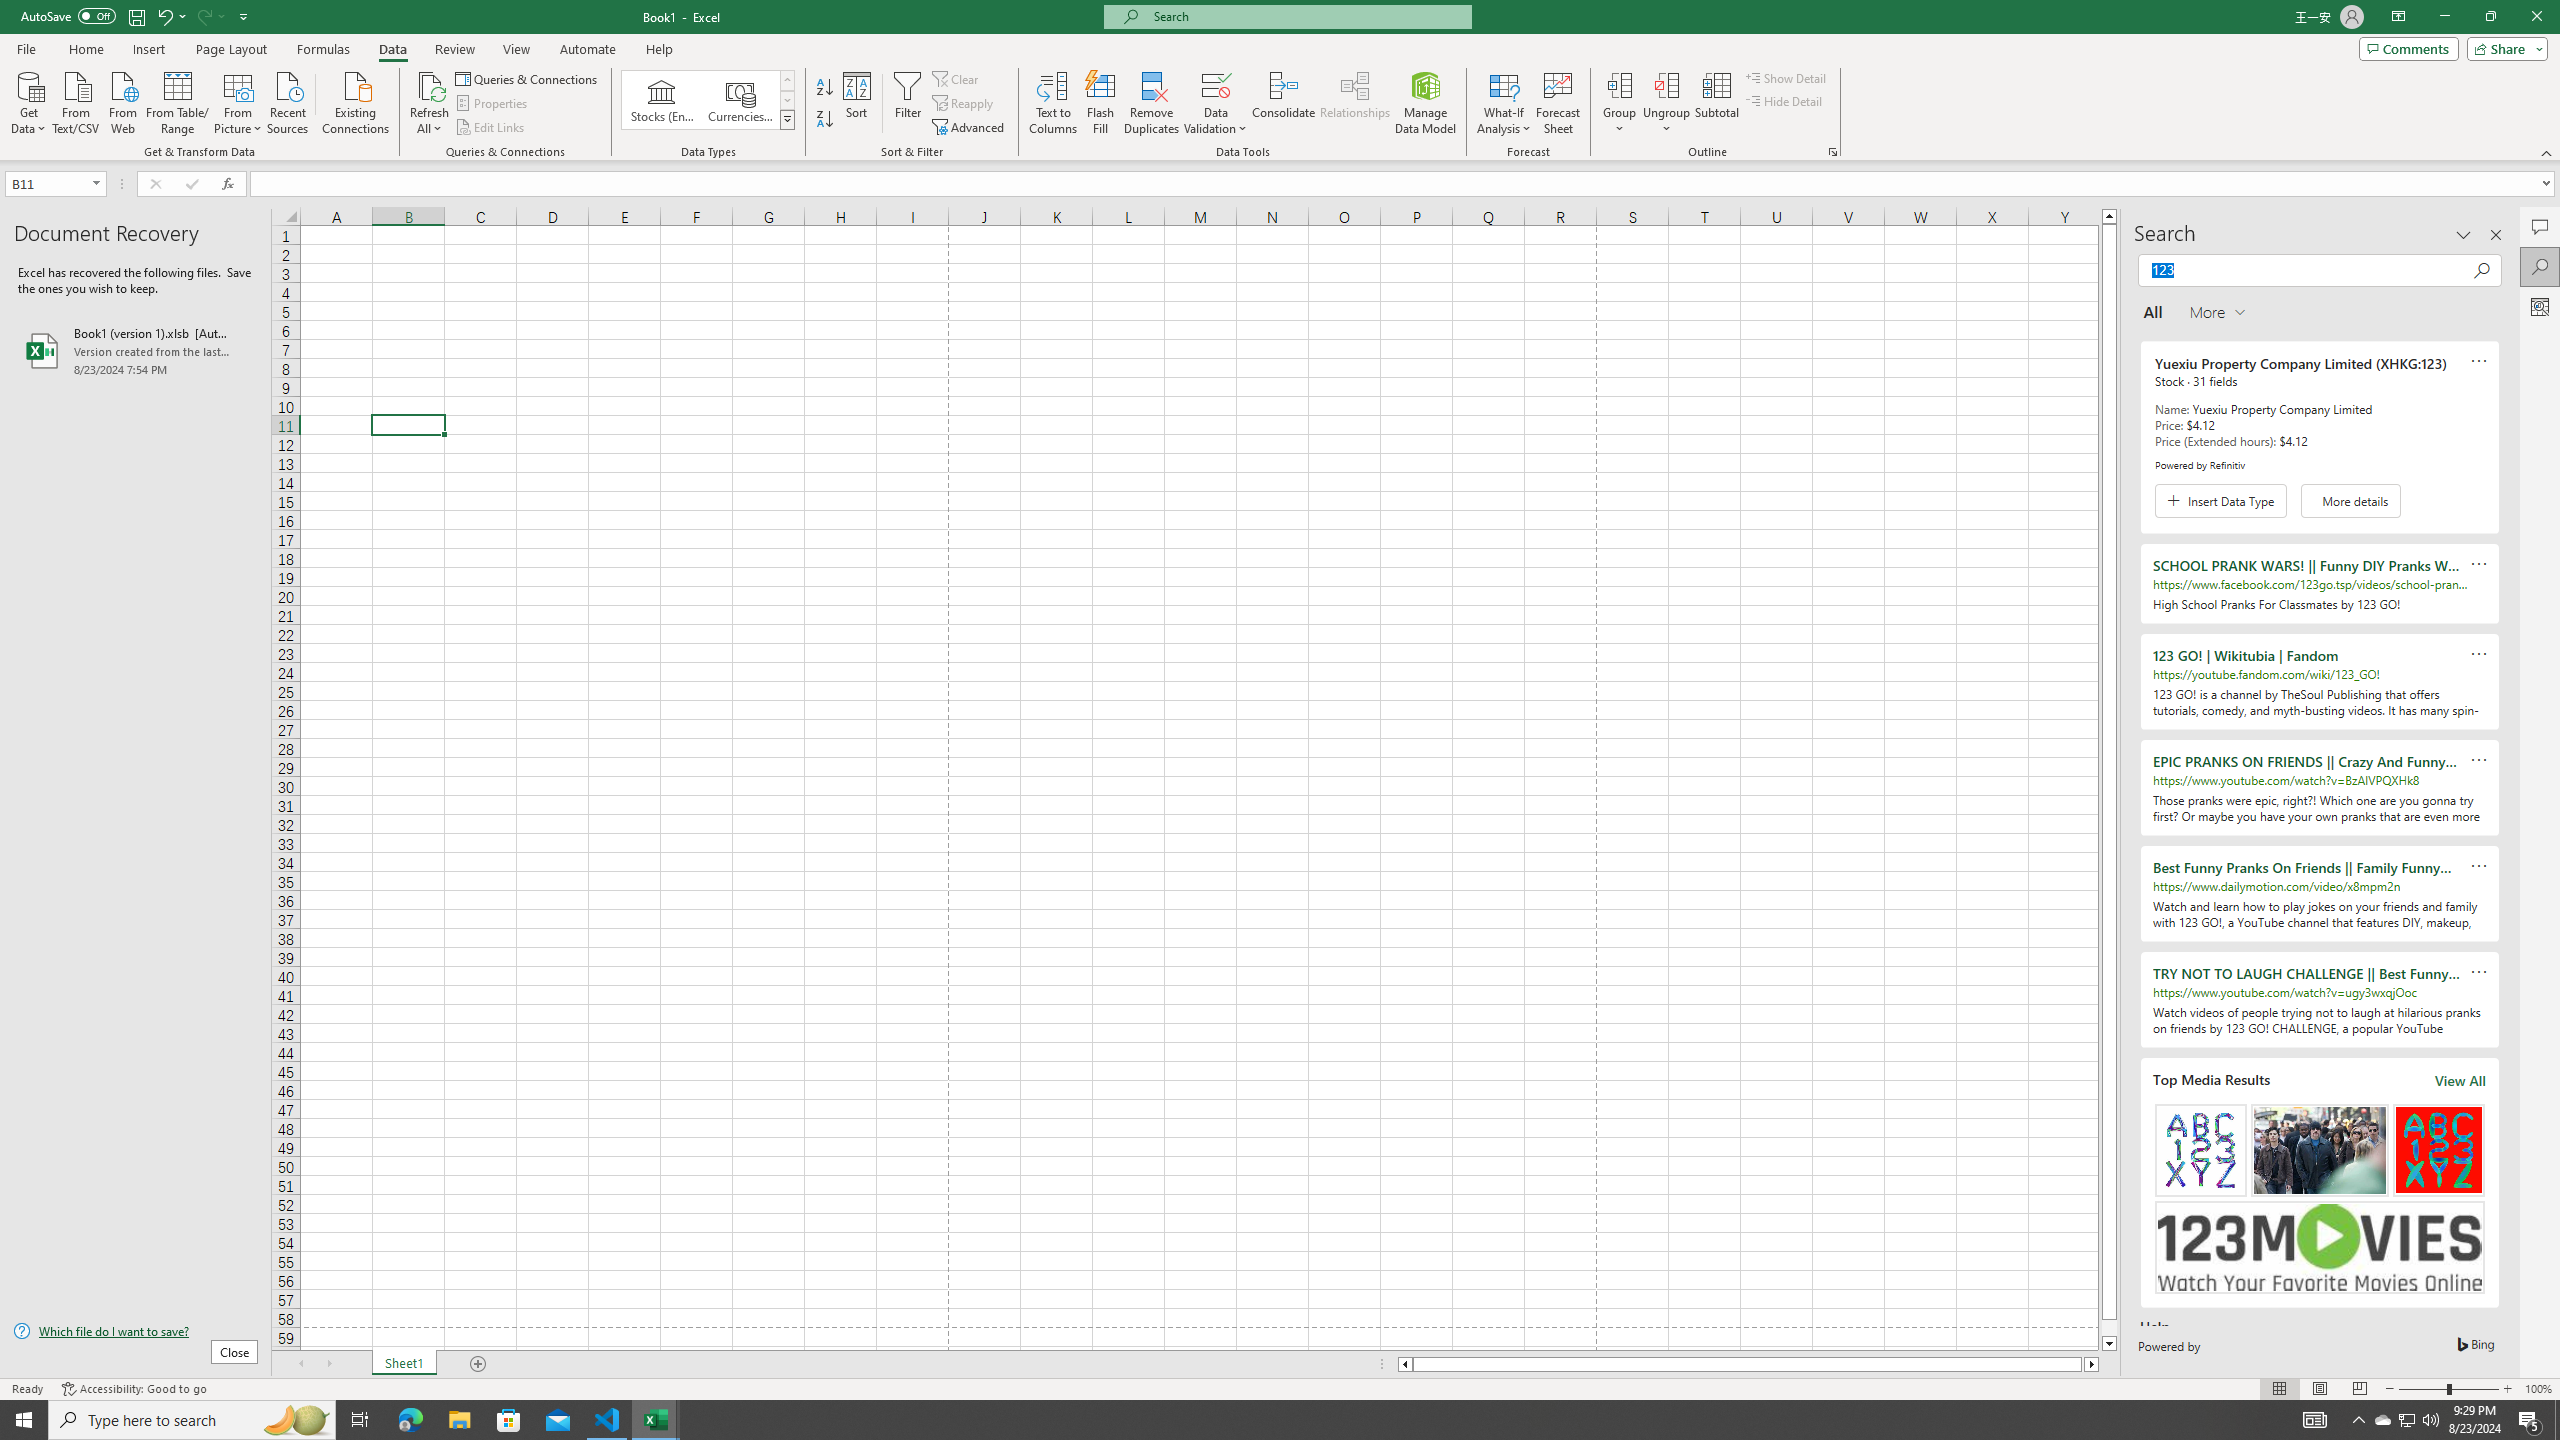 The height and width of the screenshot is (1440, 2560). I want to click on 'From Web', so click(122, 100).